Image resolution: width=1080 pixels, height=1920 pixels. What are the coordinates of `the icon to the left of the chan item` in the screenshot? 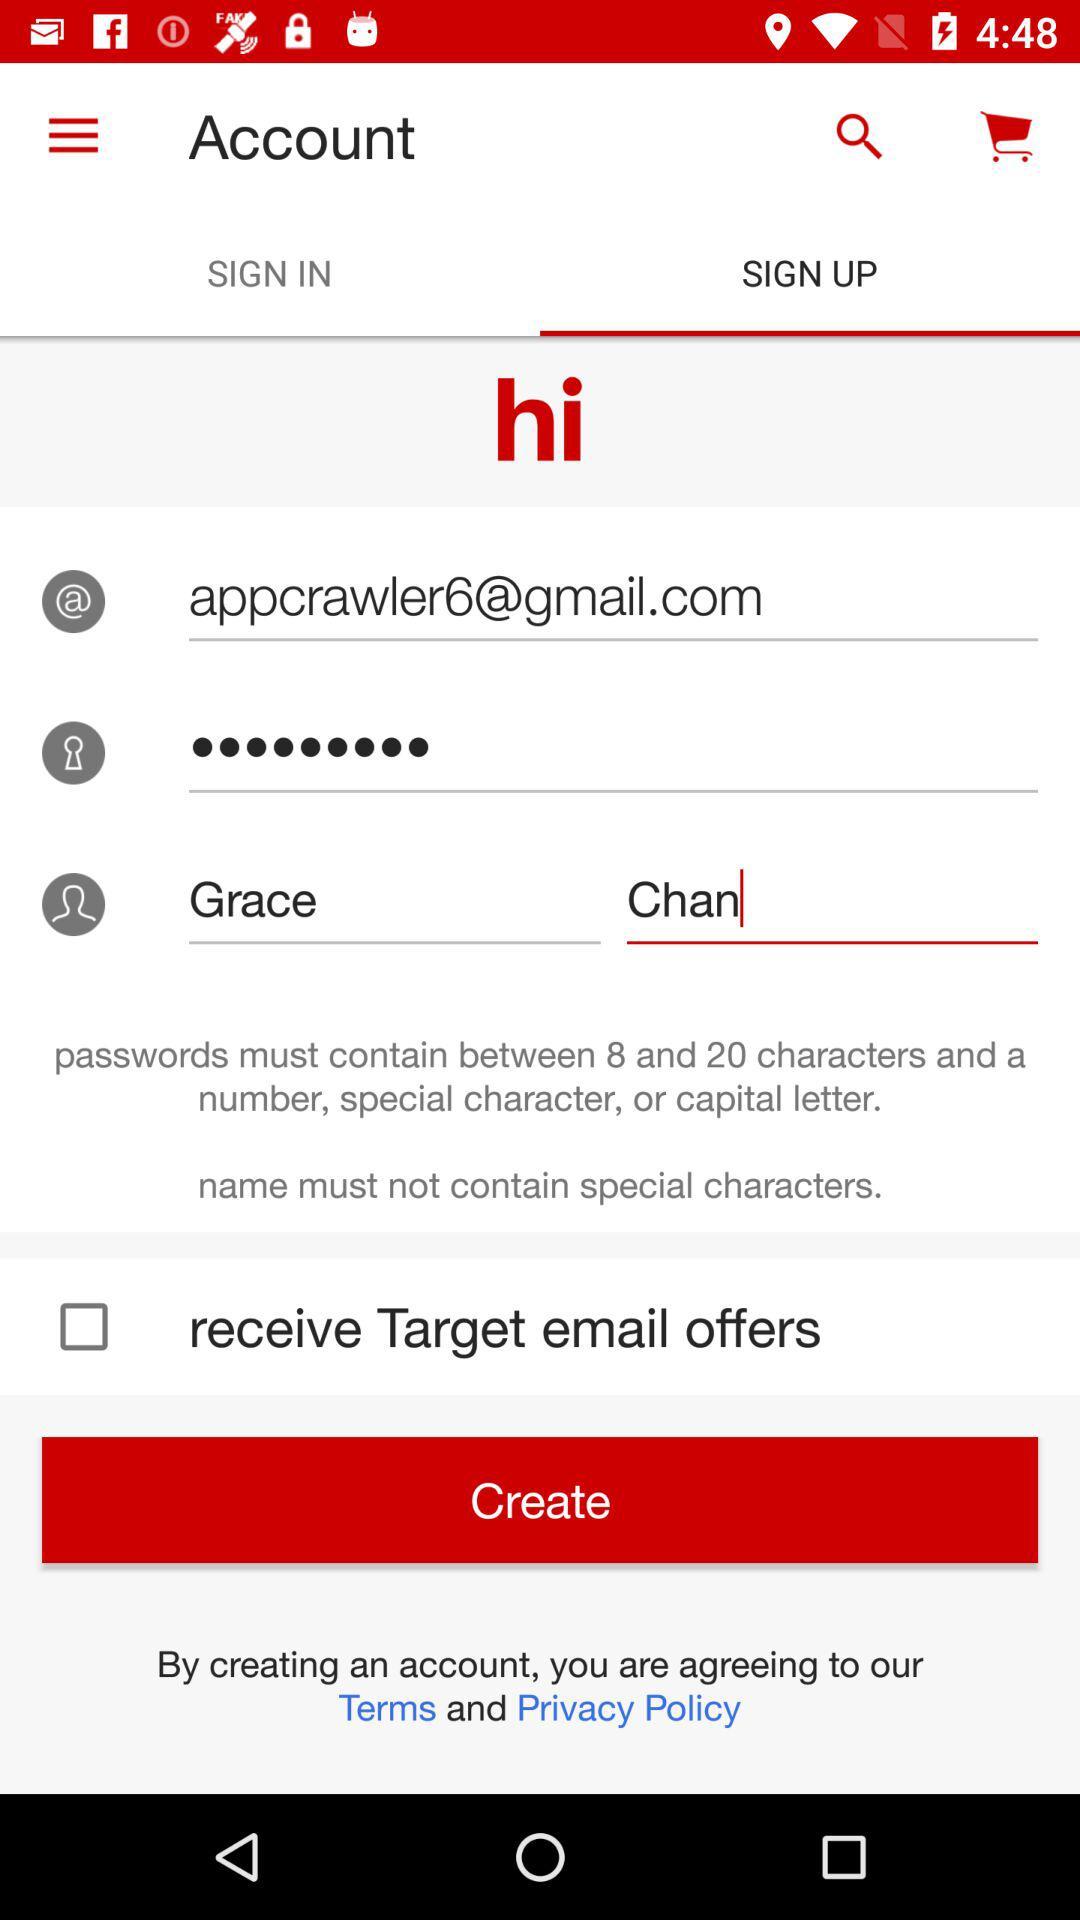 It's located at (394, 897).